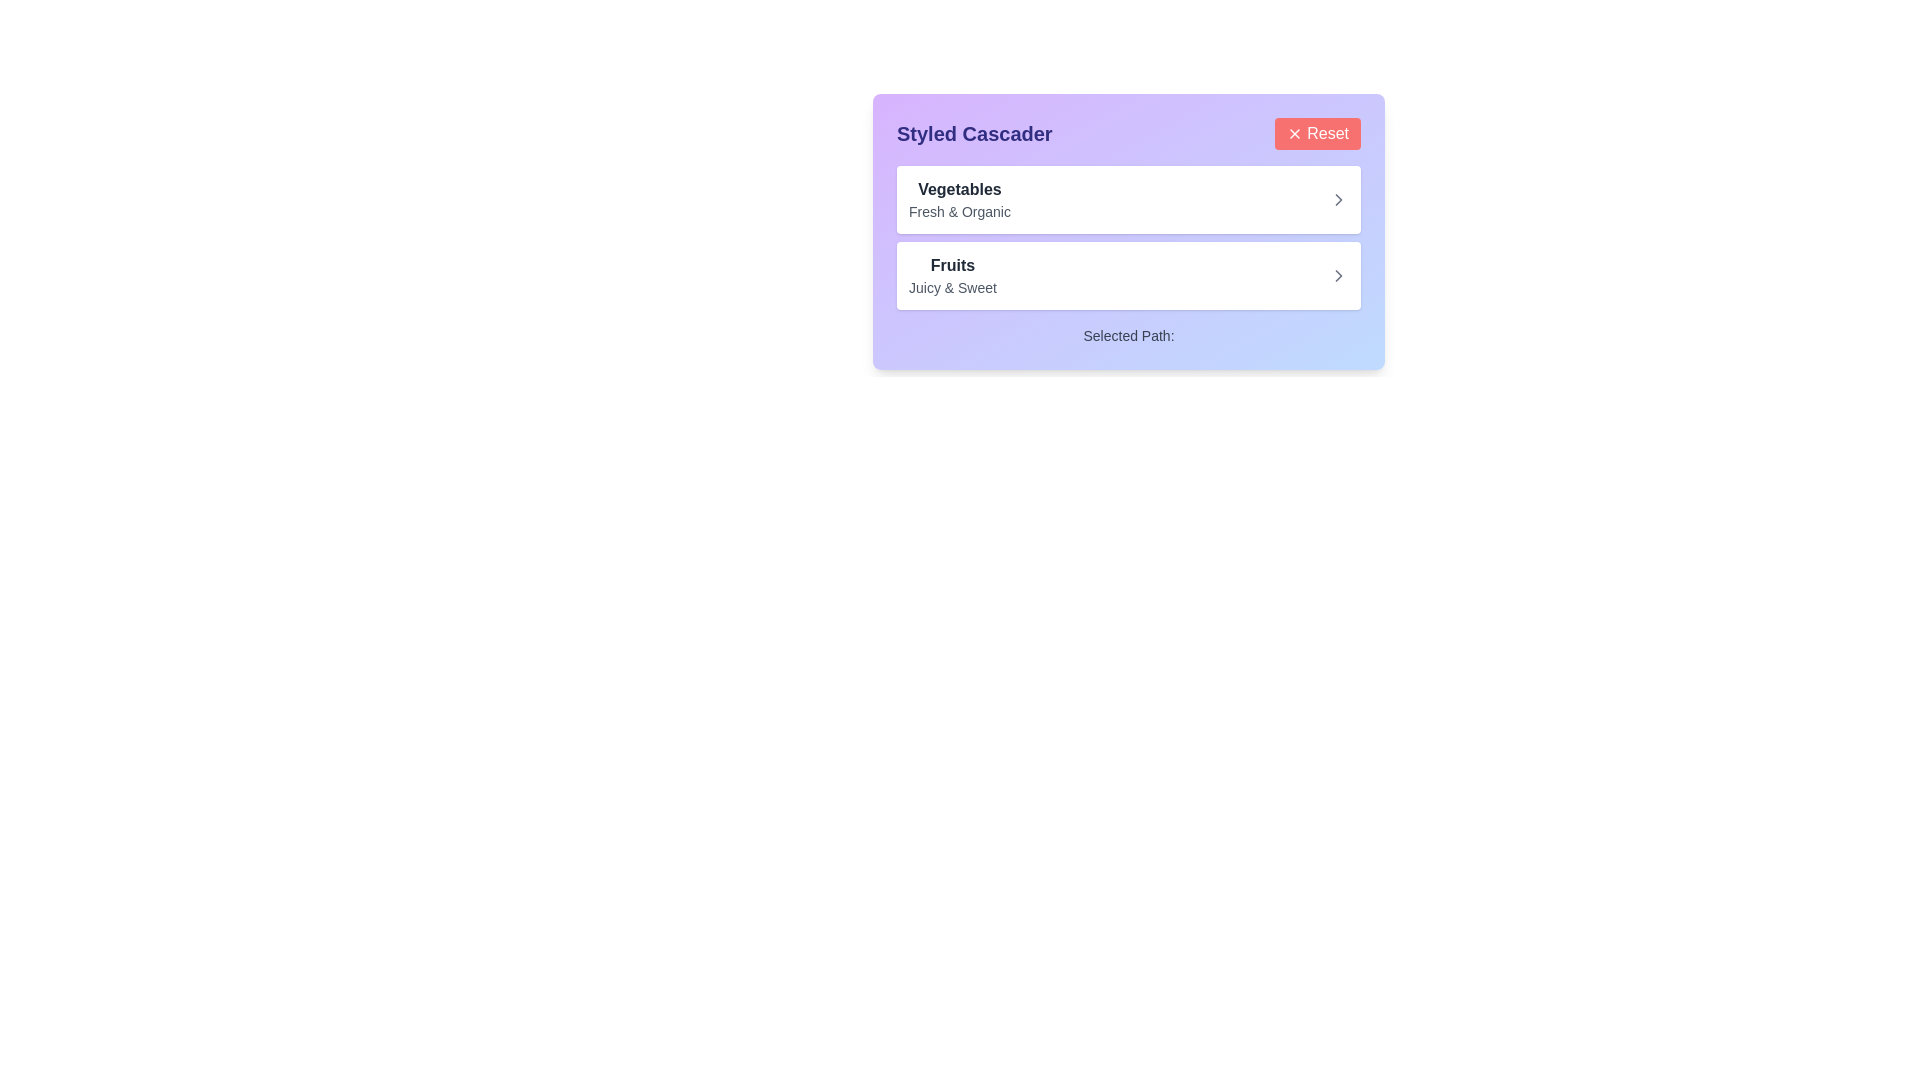 The width and height of the screenshot is (1920, 1080). Describe the element at coordinates (951, 276) in the screenshot. I see `the Text Label displaying 'Fruits' in bold, dark gray typography, which is located centrally within the cascading selection component, below the 'Vegetables' row` at that location.